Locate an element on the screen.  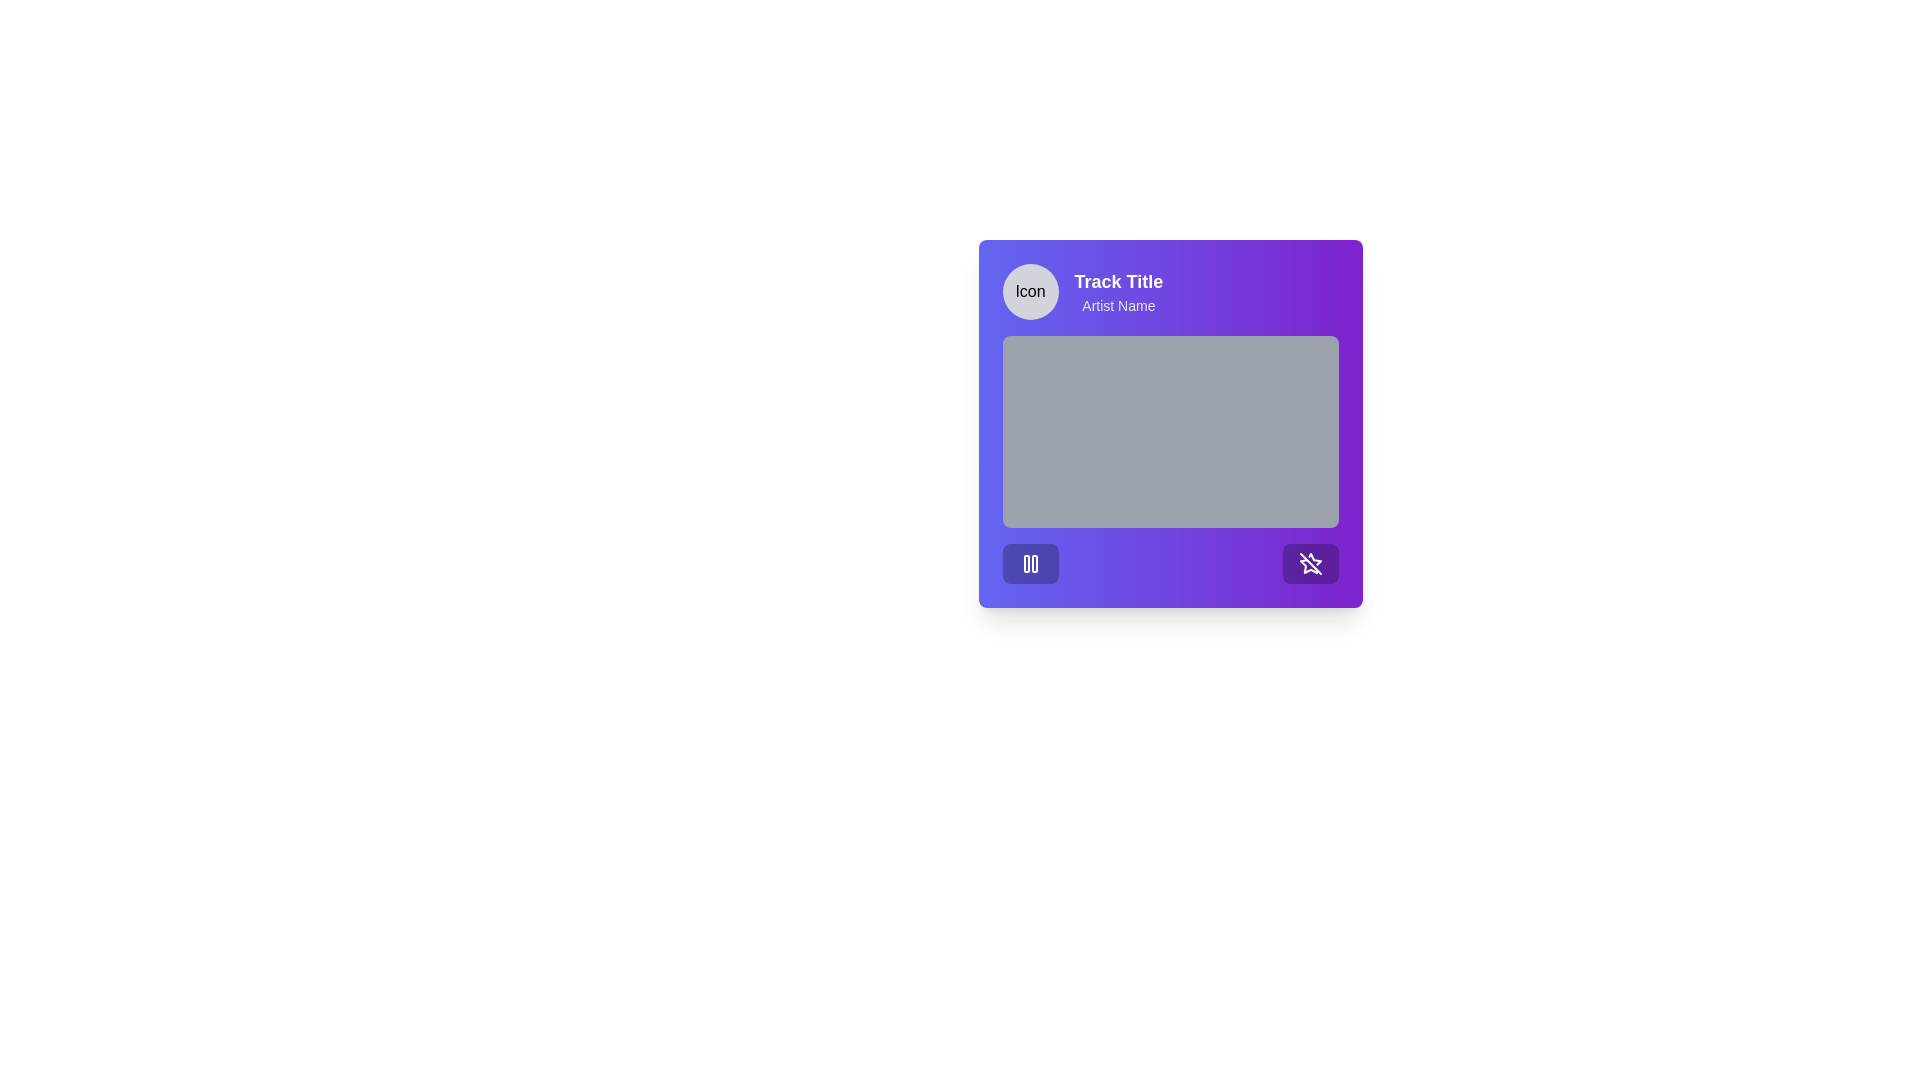
the 'Artist Name' text label, which displays the name of the artist associated with the track and is located directly below the 'Track Title' within a rectangular card layout is located at coordinates (1117, 305).